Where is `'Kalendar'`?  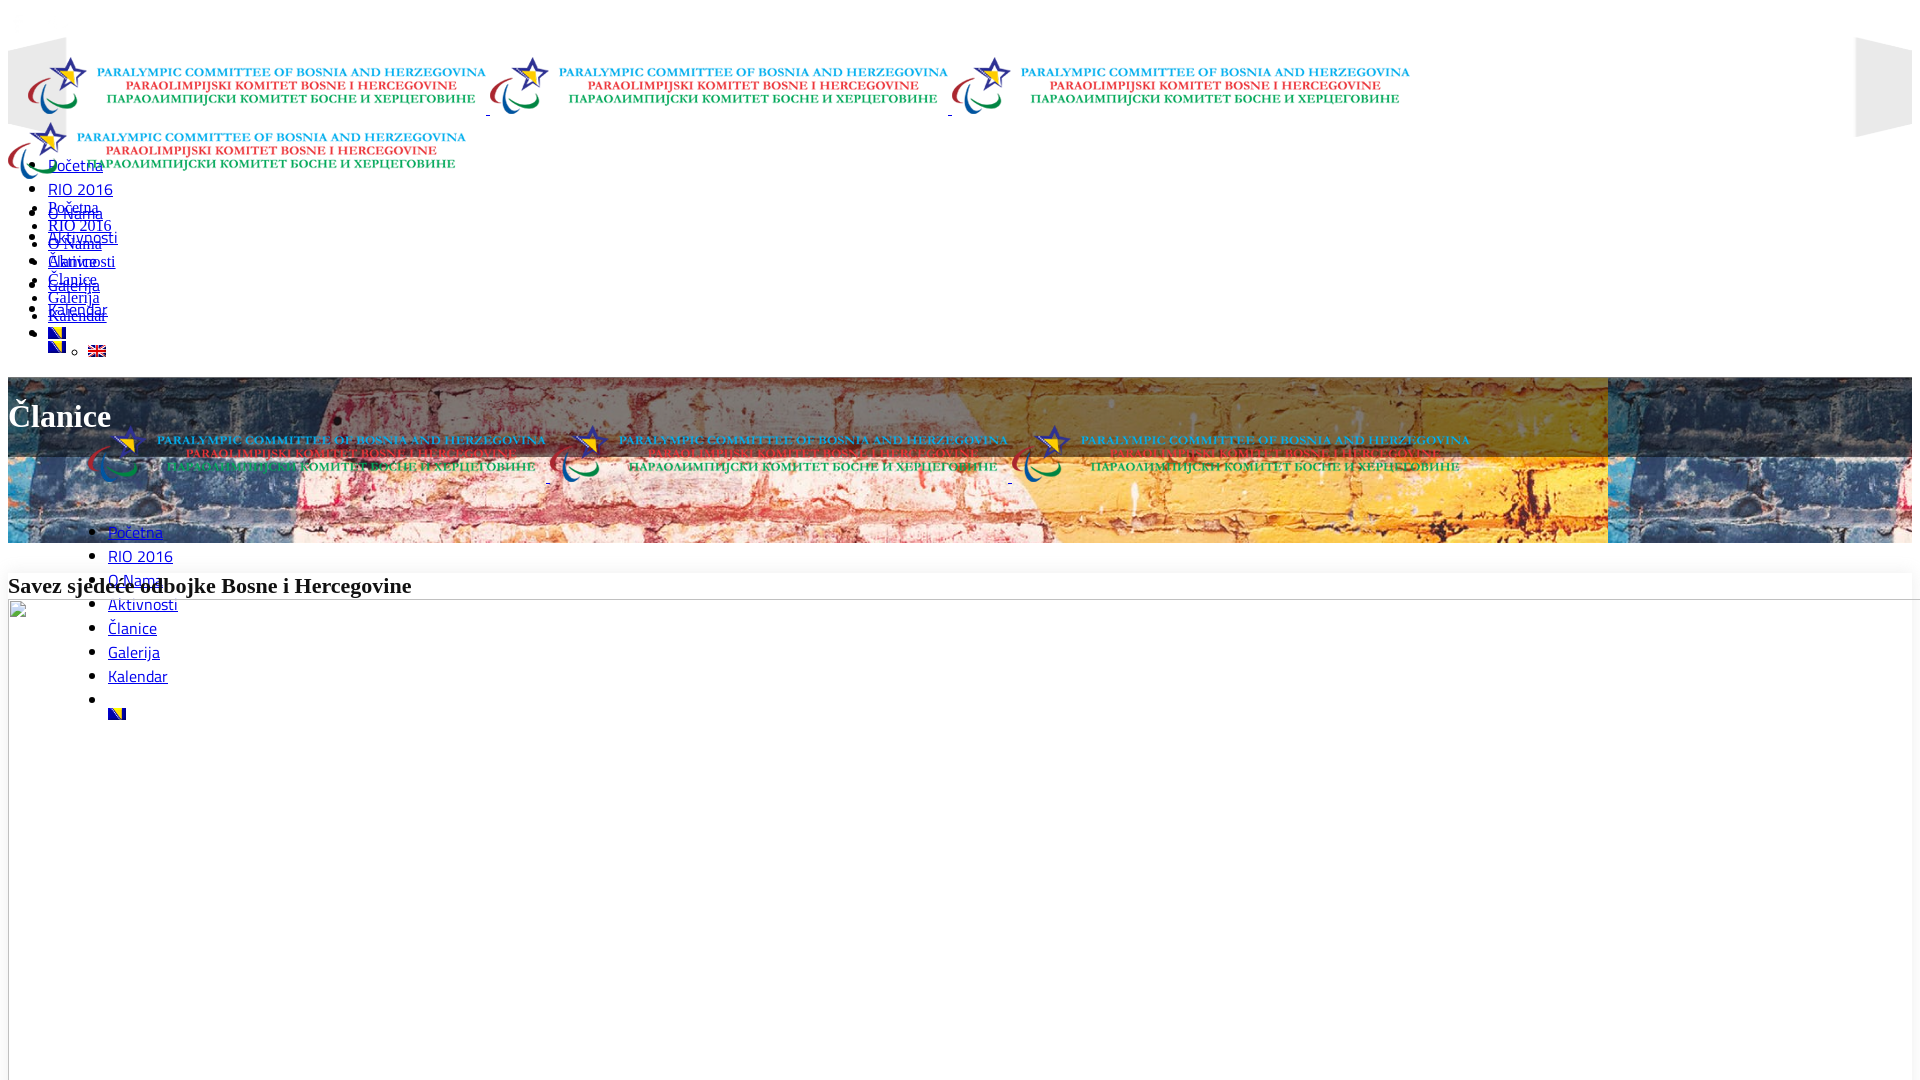 'Kalendar' is located at coordinates (137, 675).